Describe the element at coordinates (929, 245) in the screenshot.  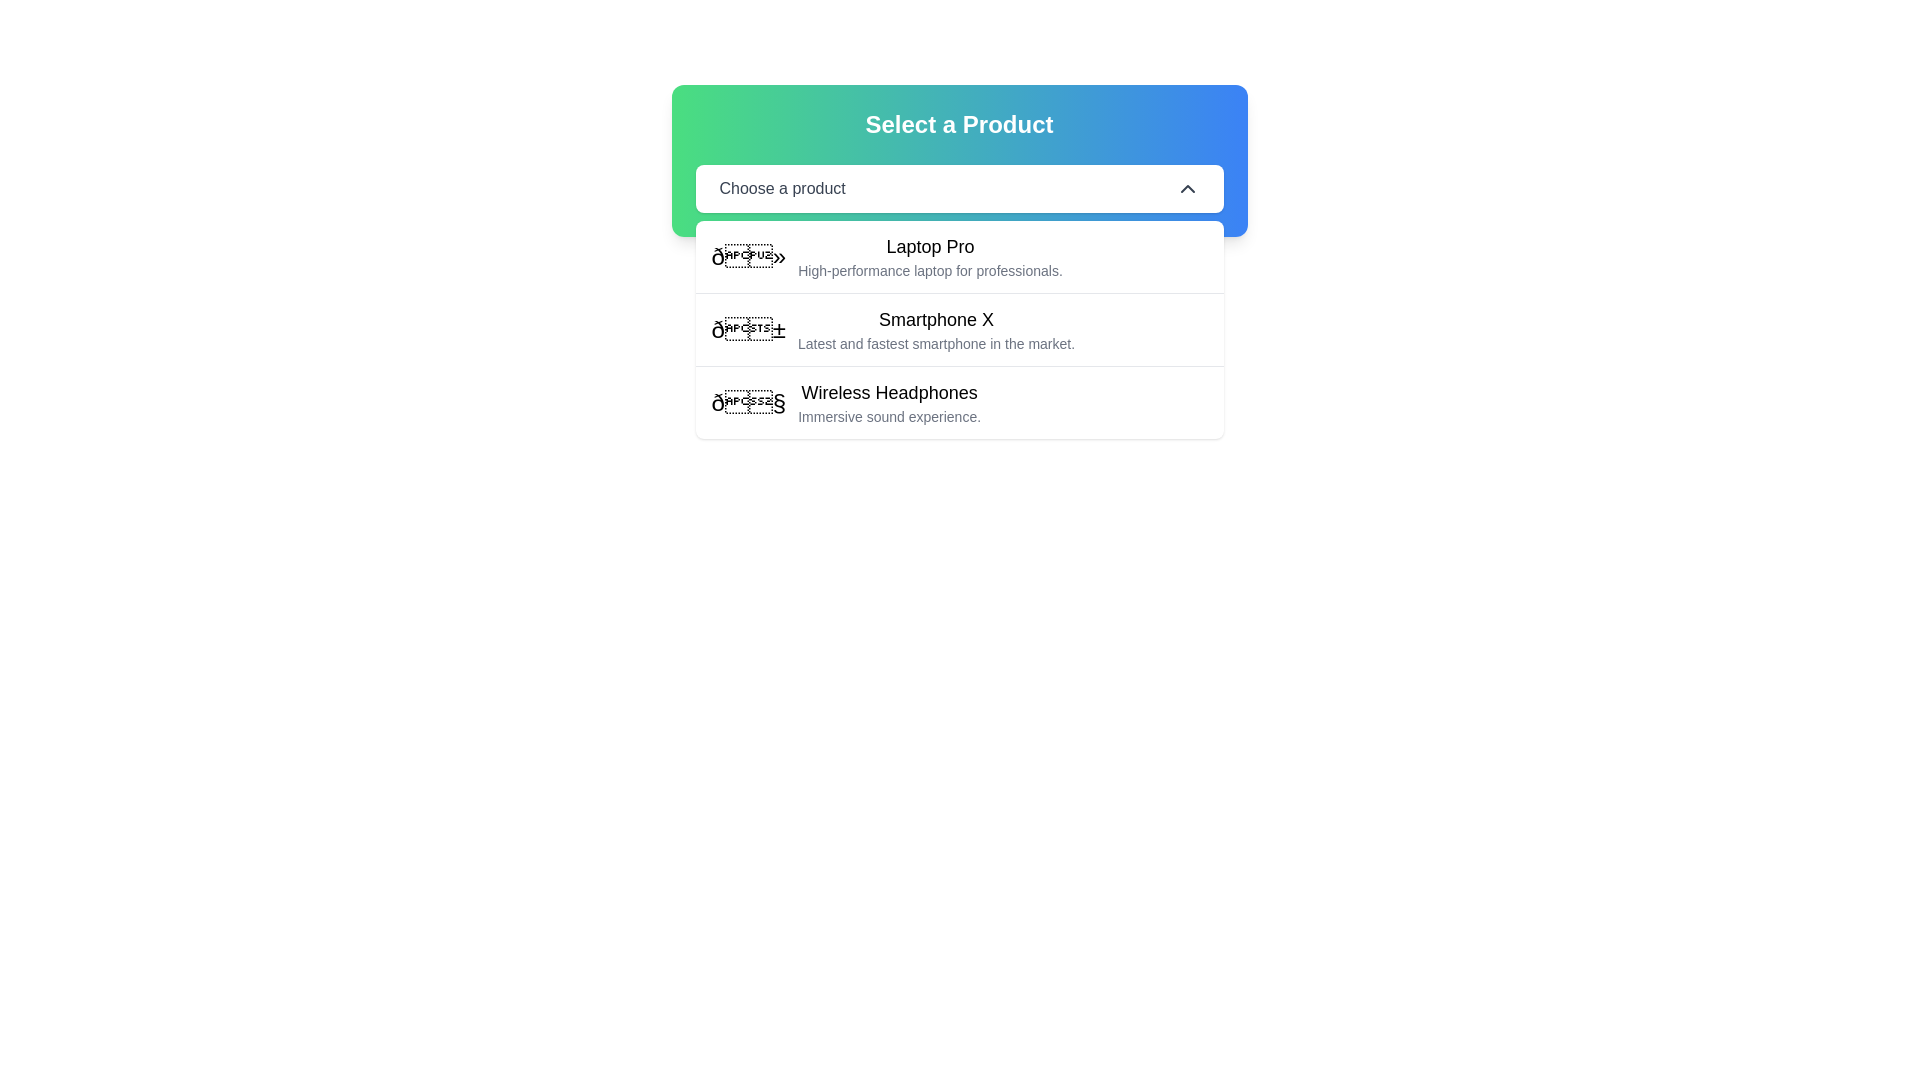
I see `text of the 'Laptop Pro' text label, which is centrally positioned in the item list under the 'Select a Product' dropdown menu` at that location.